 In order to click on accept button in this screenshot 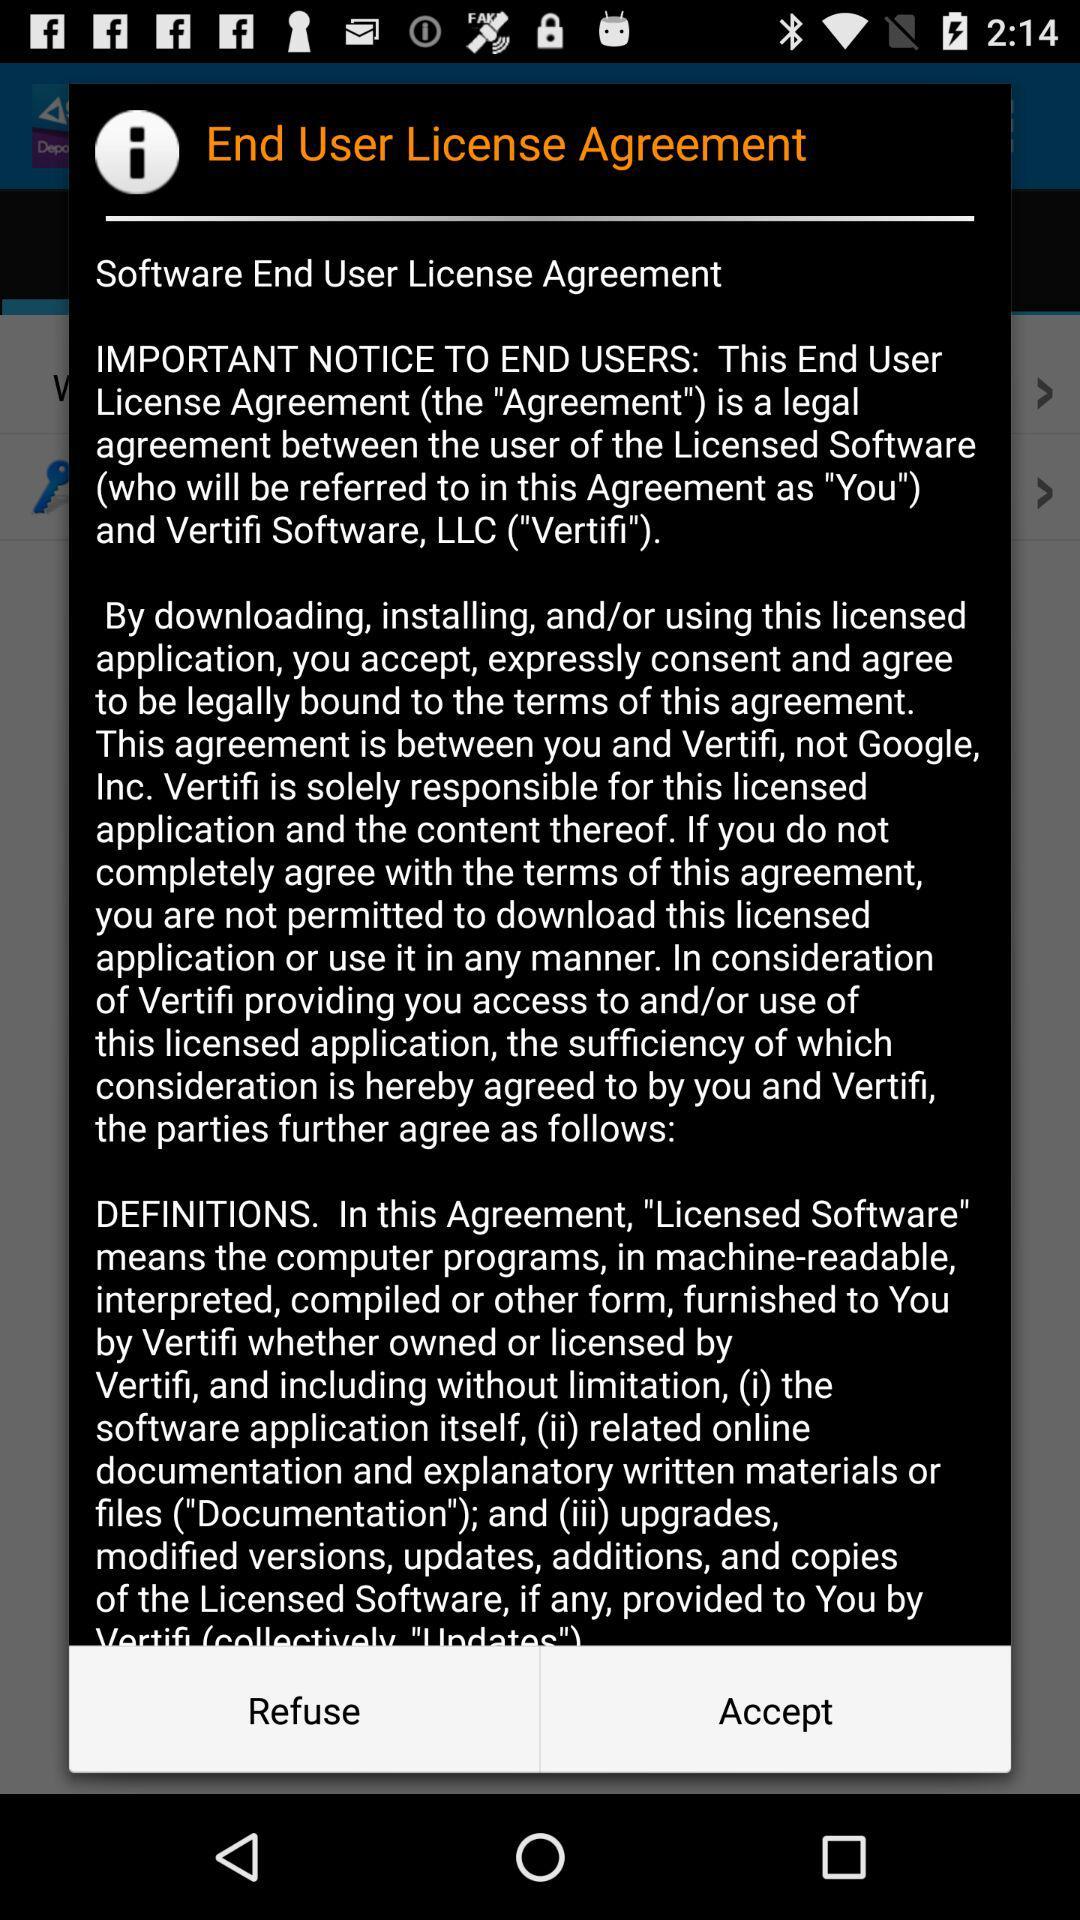, I will do `click(774, 1708)`.